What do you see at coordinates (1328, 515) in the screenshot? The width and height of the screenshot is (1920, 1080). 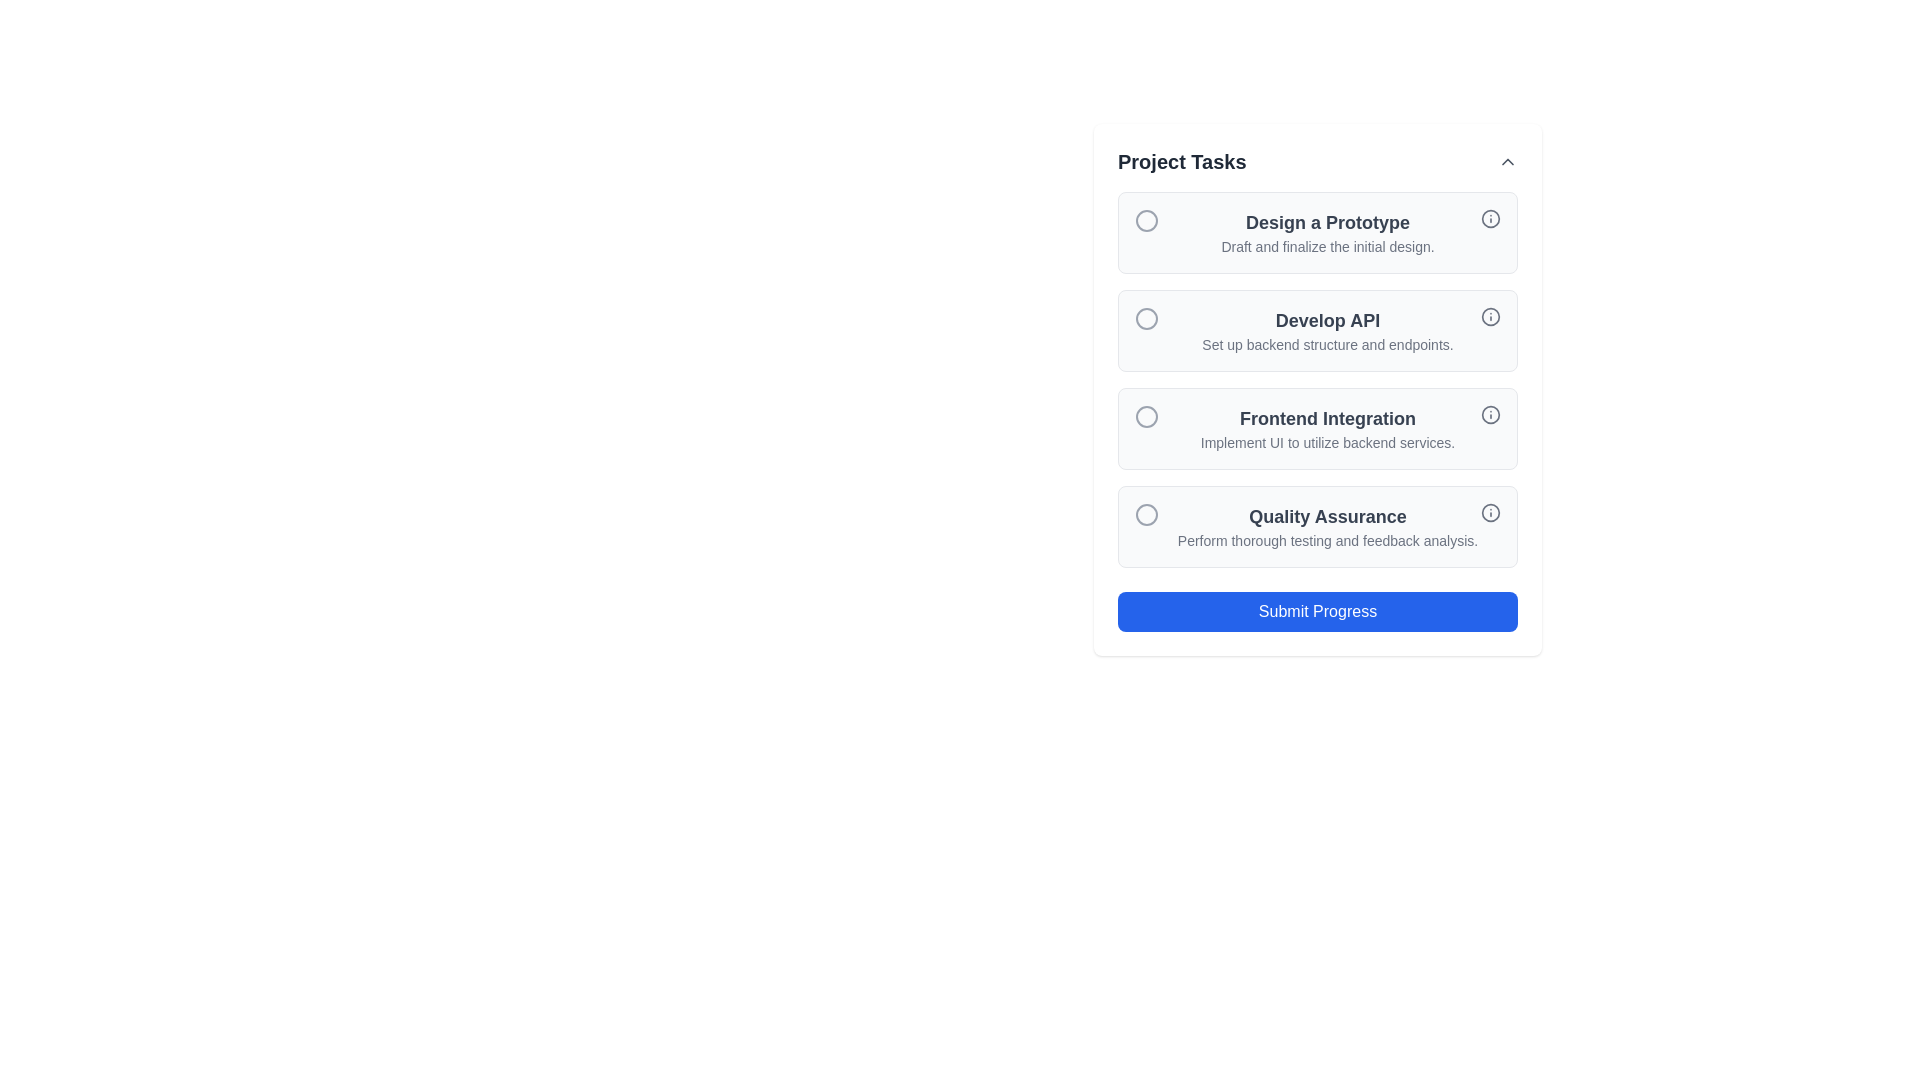 I see `the Text Label that serves as the heading for the task titled 'Quality Assurance', which is located in the fourth box of a vertically stacked list of task options` at bounding box center [1328, 515].